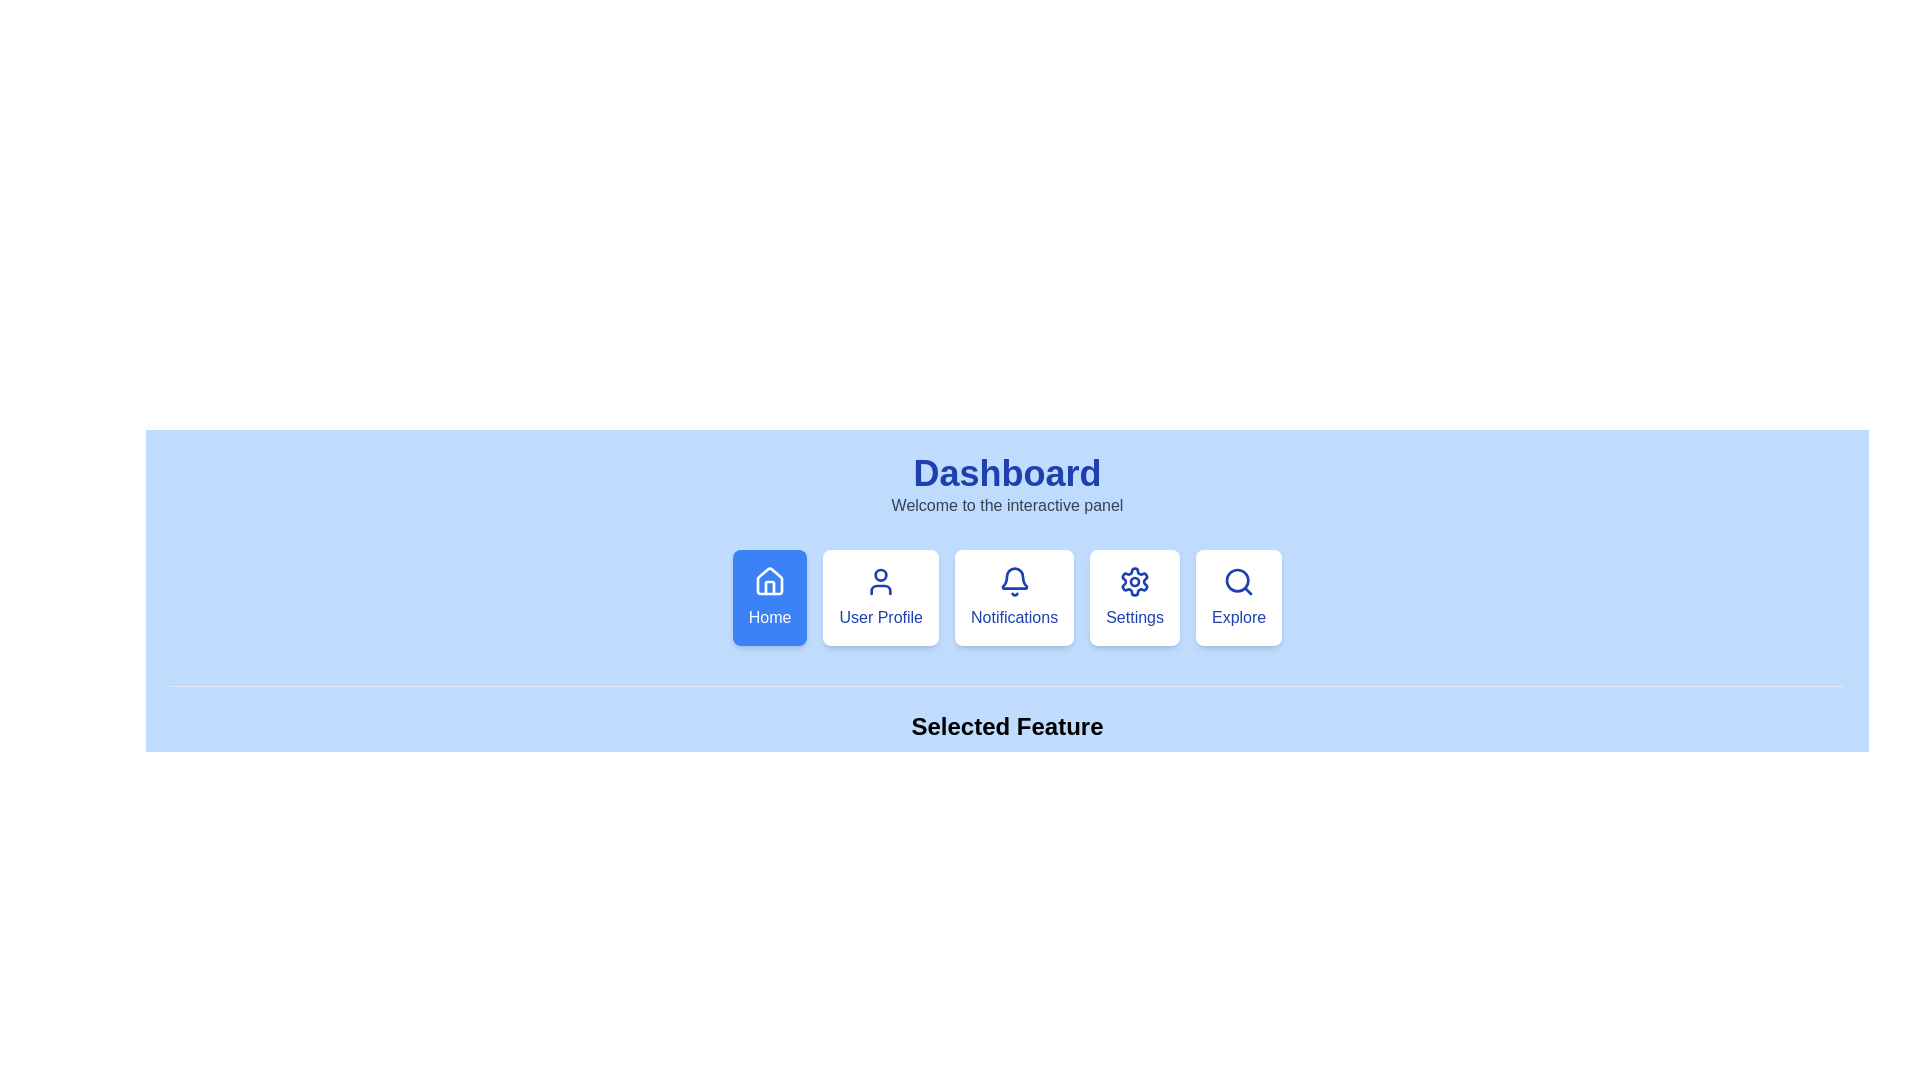 The height and width of the screenshot is (1080, 1920). What do you see at coordinates (1014, 616) in the screenshot?
I see `the text label that serves as the fourth item in a horizontal row of options, specifically positioned below the bell icon for the 'Notifications' menu to associate it with its icon` at bounding box center [1014, 616].